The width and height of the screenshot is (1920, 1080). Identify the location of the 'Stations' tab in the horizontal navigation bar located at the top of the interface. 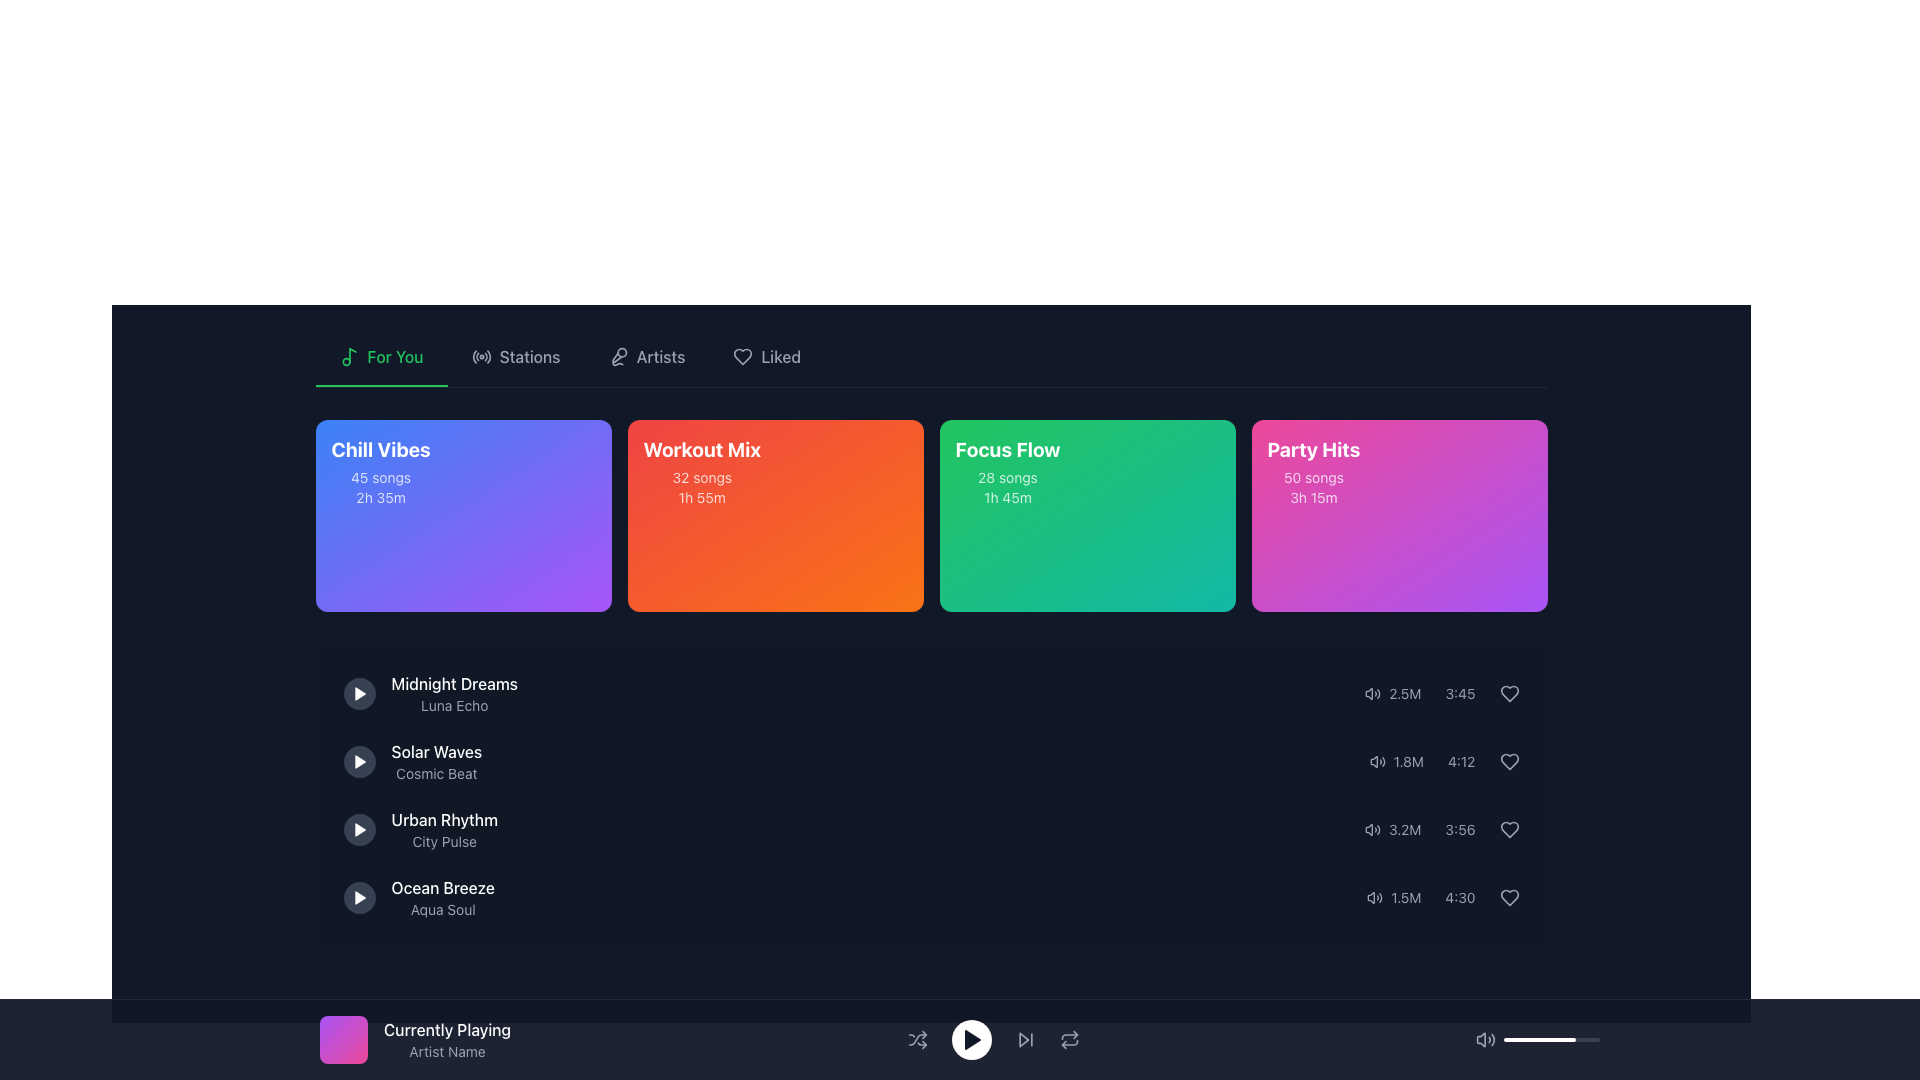
(930, 357).